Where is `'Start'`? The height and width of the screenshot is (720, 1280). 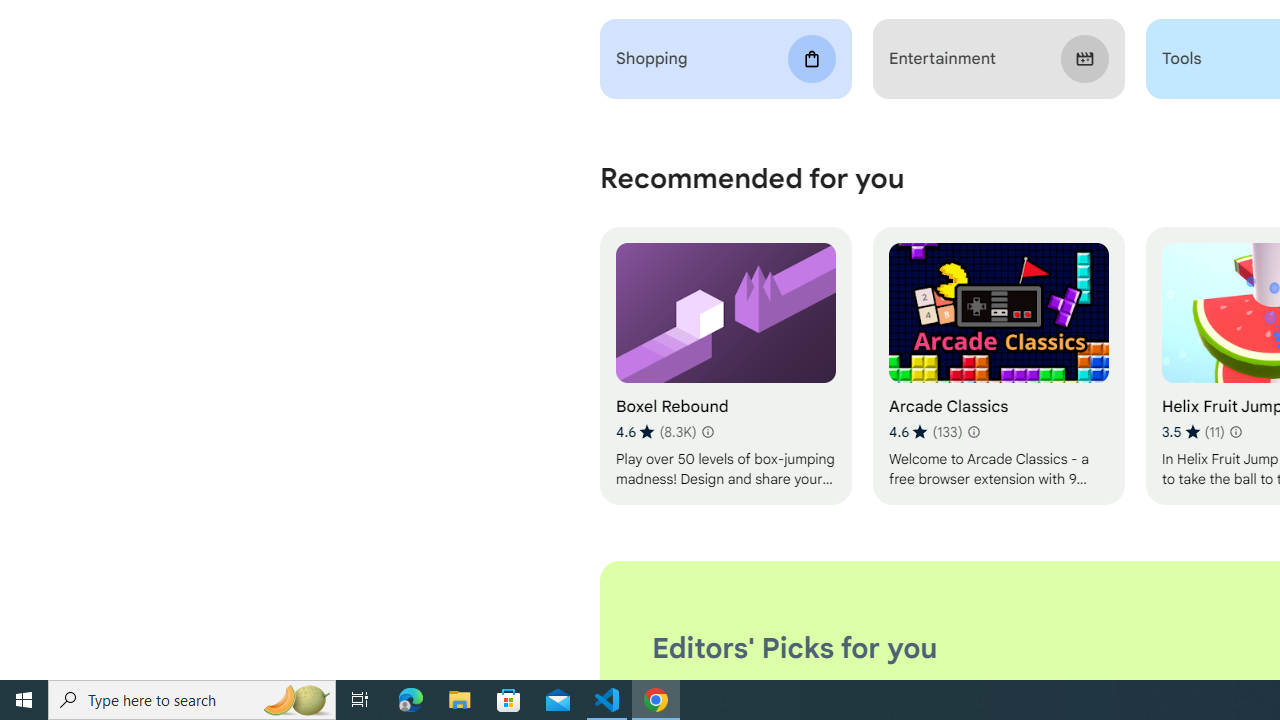 'Start' is located at coordinates (24, 698).